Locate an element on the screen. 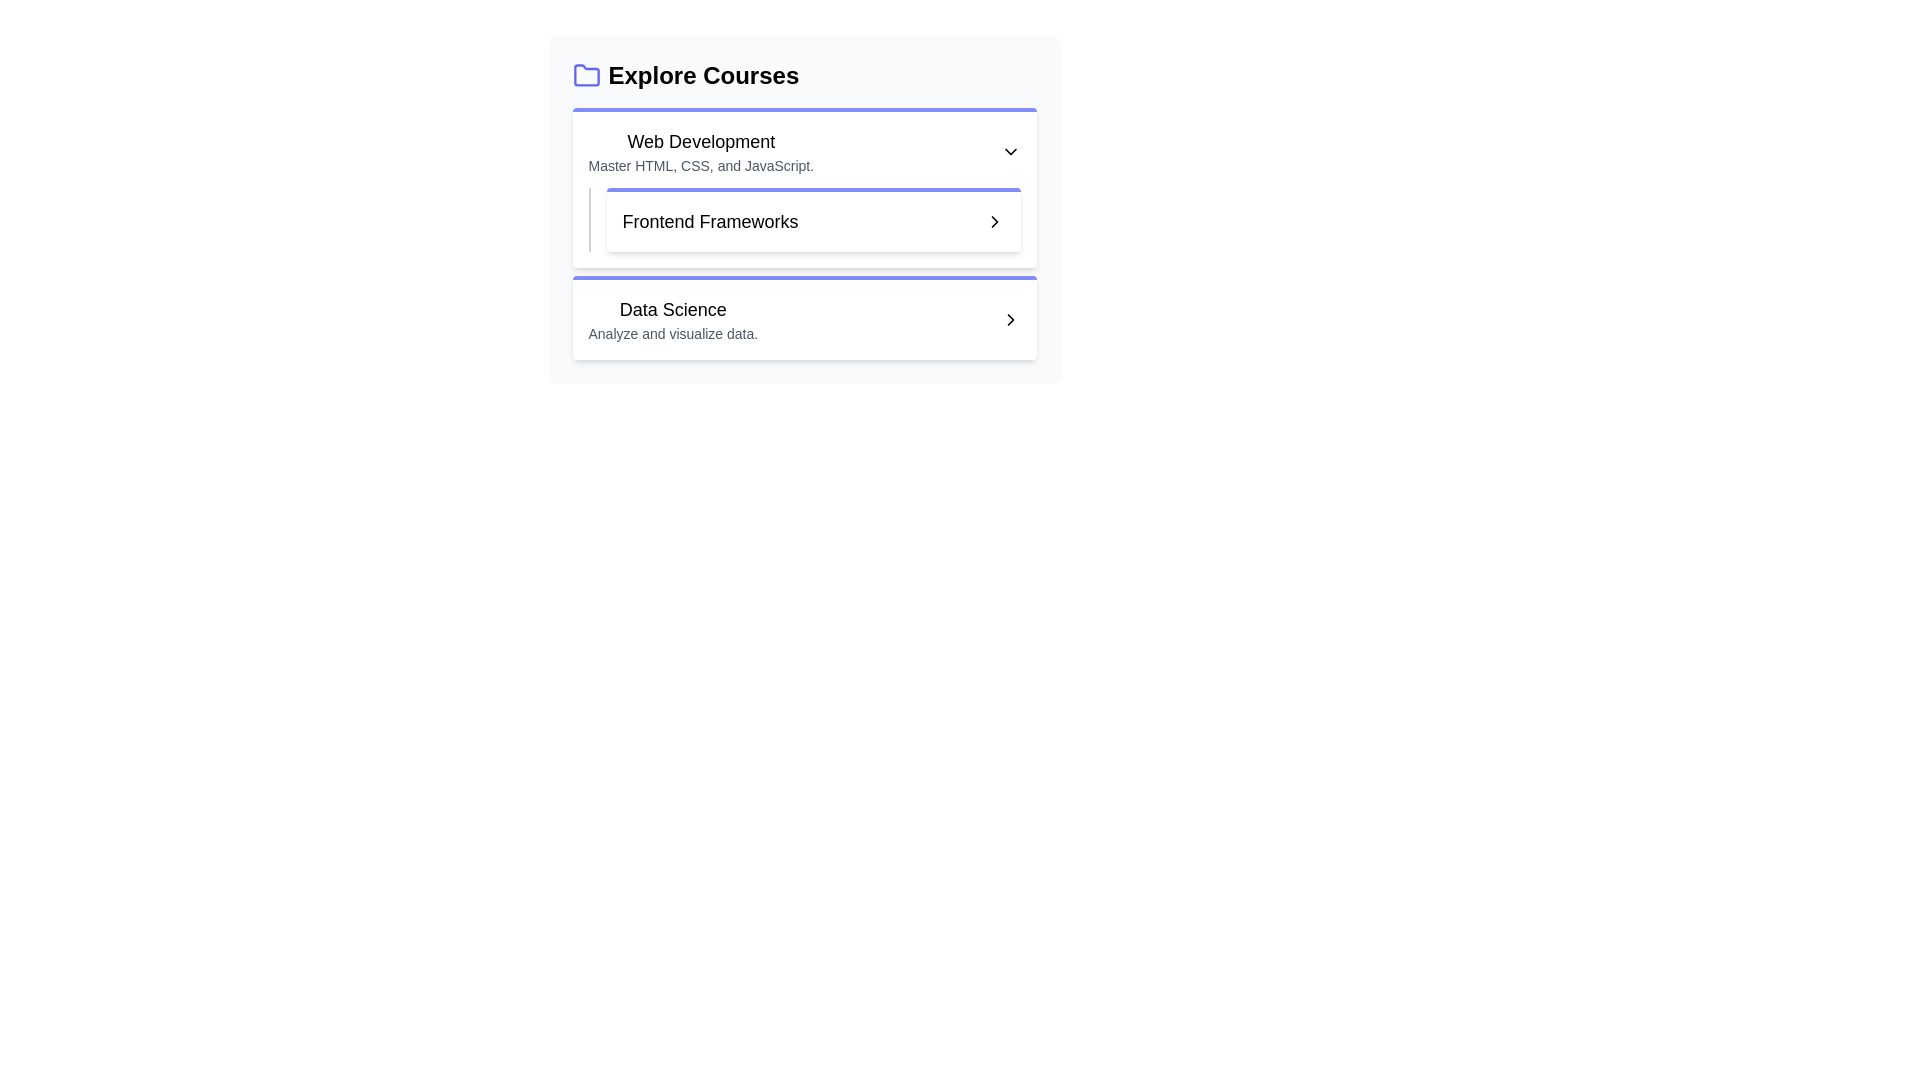 This screenshot has height=1080, width=1920. the first selectable item in the 'Web Development' drop-down of the 'Explore Courses' section is located at coordinates (813, 222).